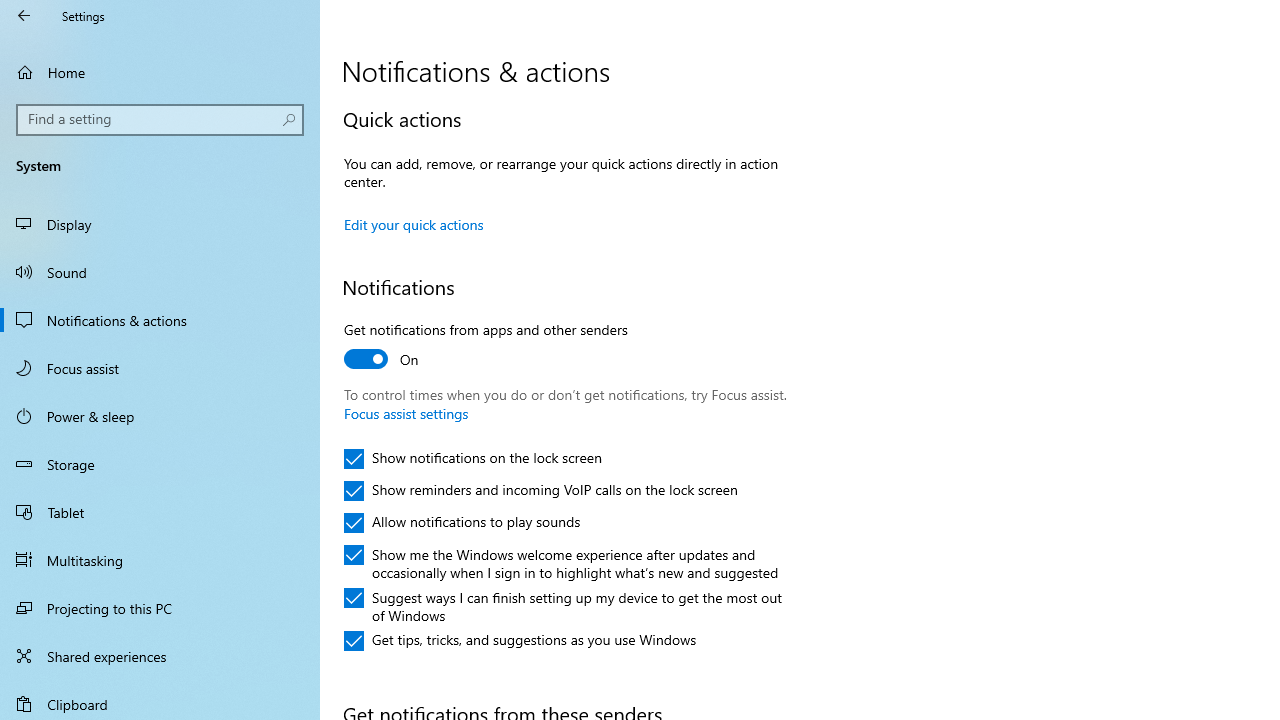 This screenshot has width=1280, height=720. What do you see at coordinates (160, 414) in the screenshot?
I see `'Power & sleep'` at bounding box center [160, 414].